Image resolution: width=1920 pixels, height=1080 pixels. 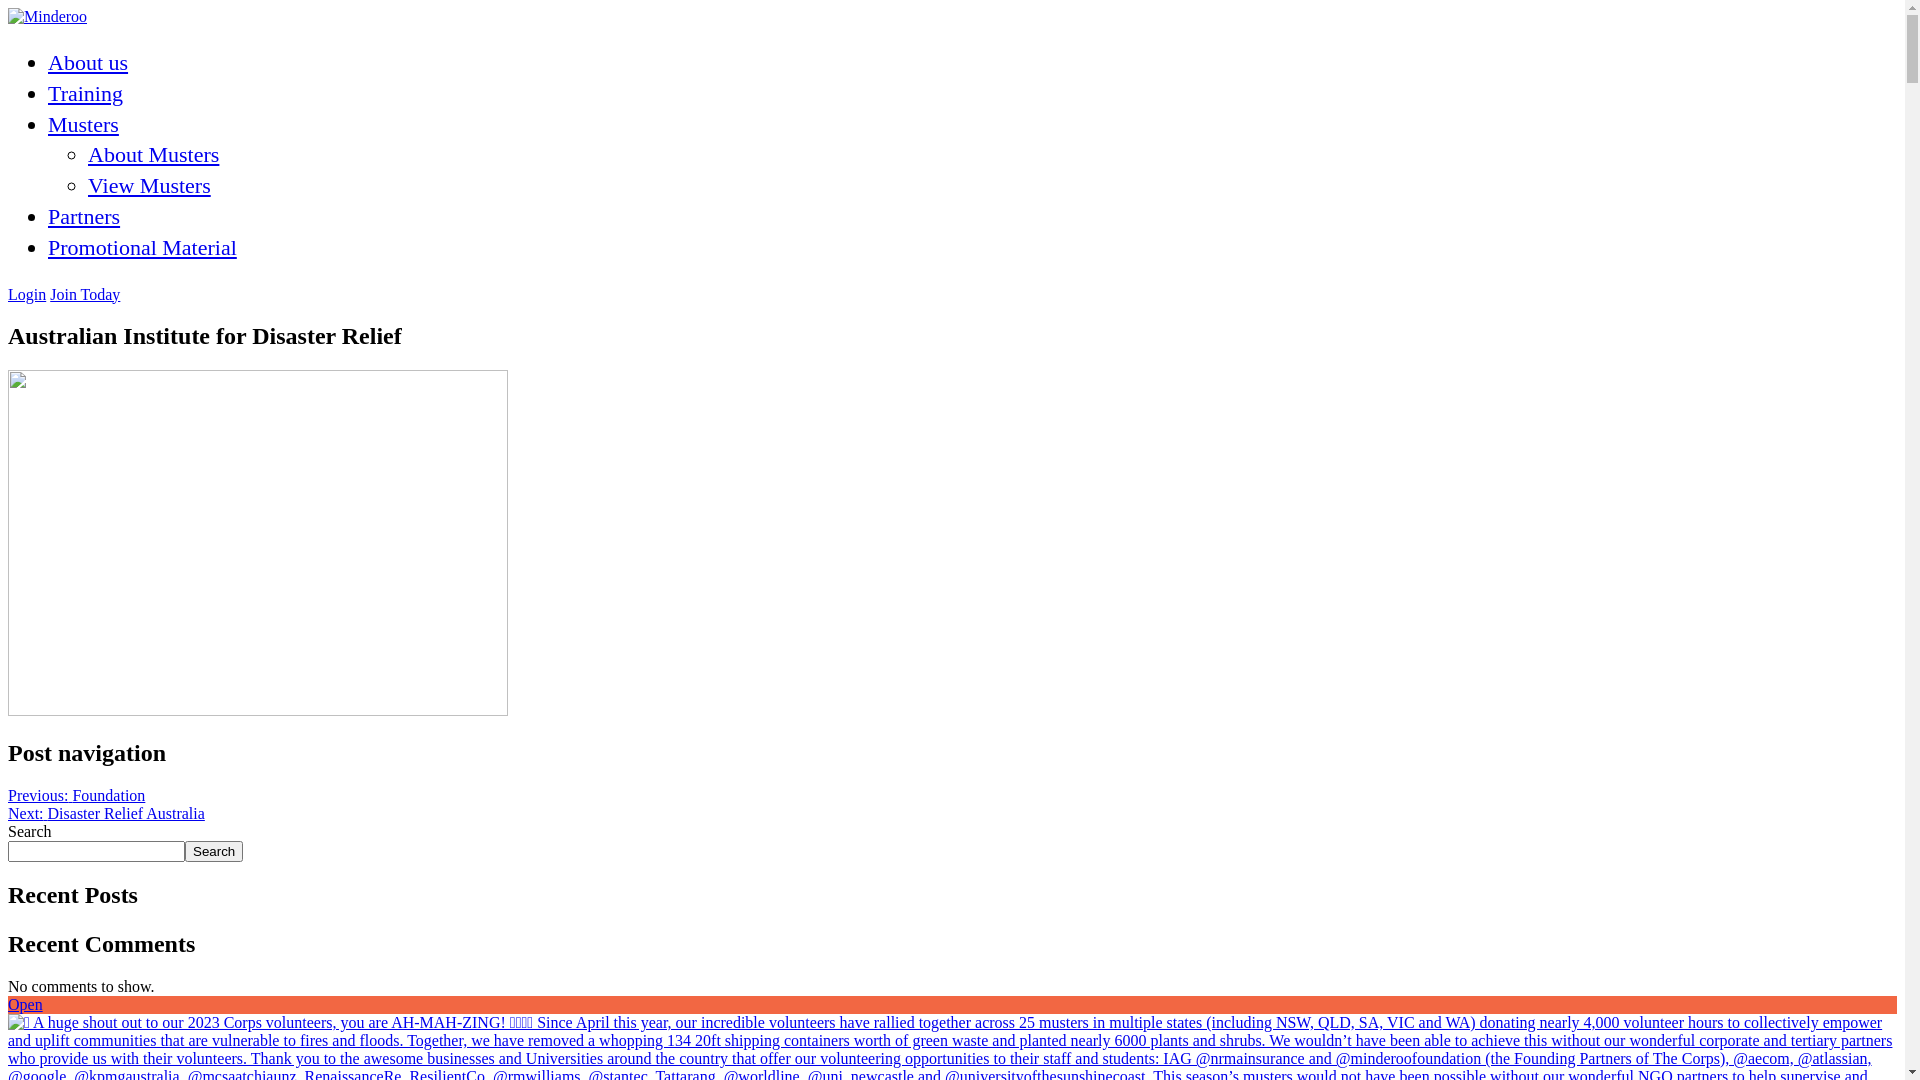 I want to click on 'Previous: Foundation', so click(x=76, y=794).